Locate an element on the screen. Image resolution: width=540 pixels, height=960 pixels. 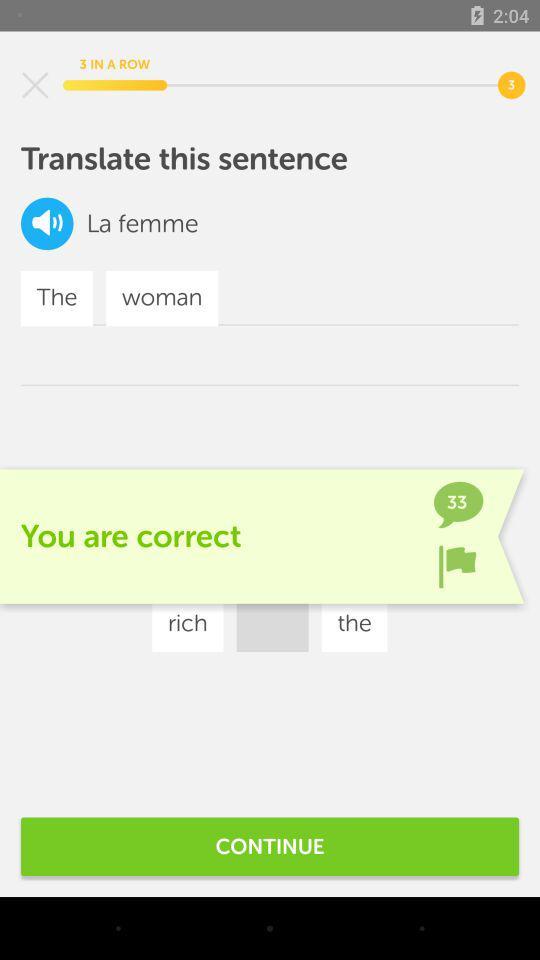
the item below the translate this sentence icon is located at coordinates (375, 564).